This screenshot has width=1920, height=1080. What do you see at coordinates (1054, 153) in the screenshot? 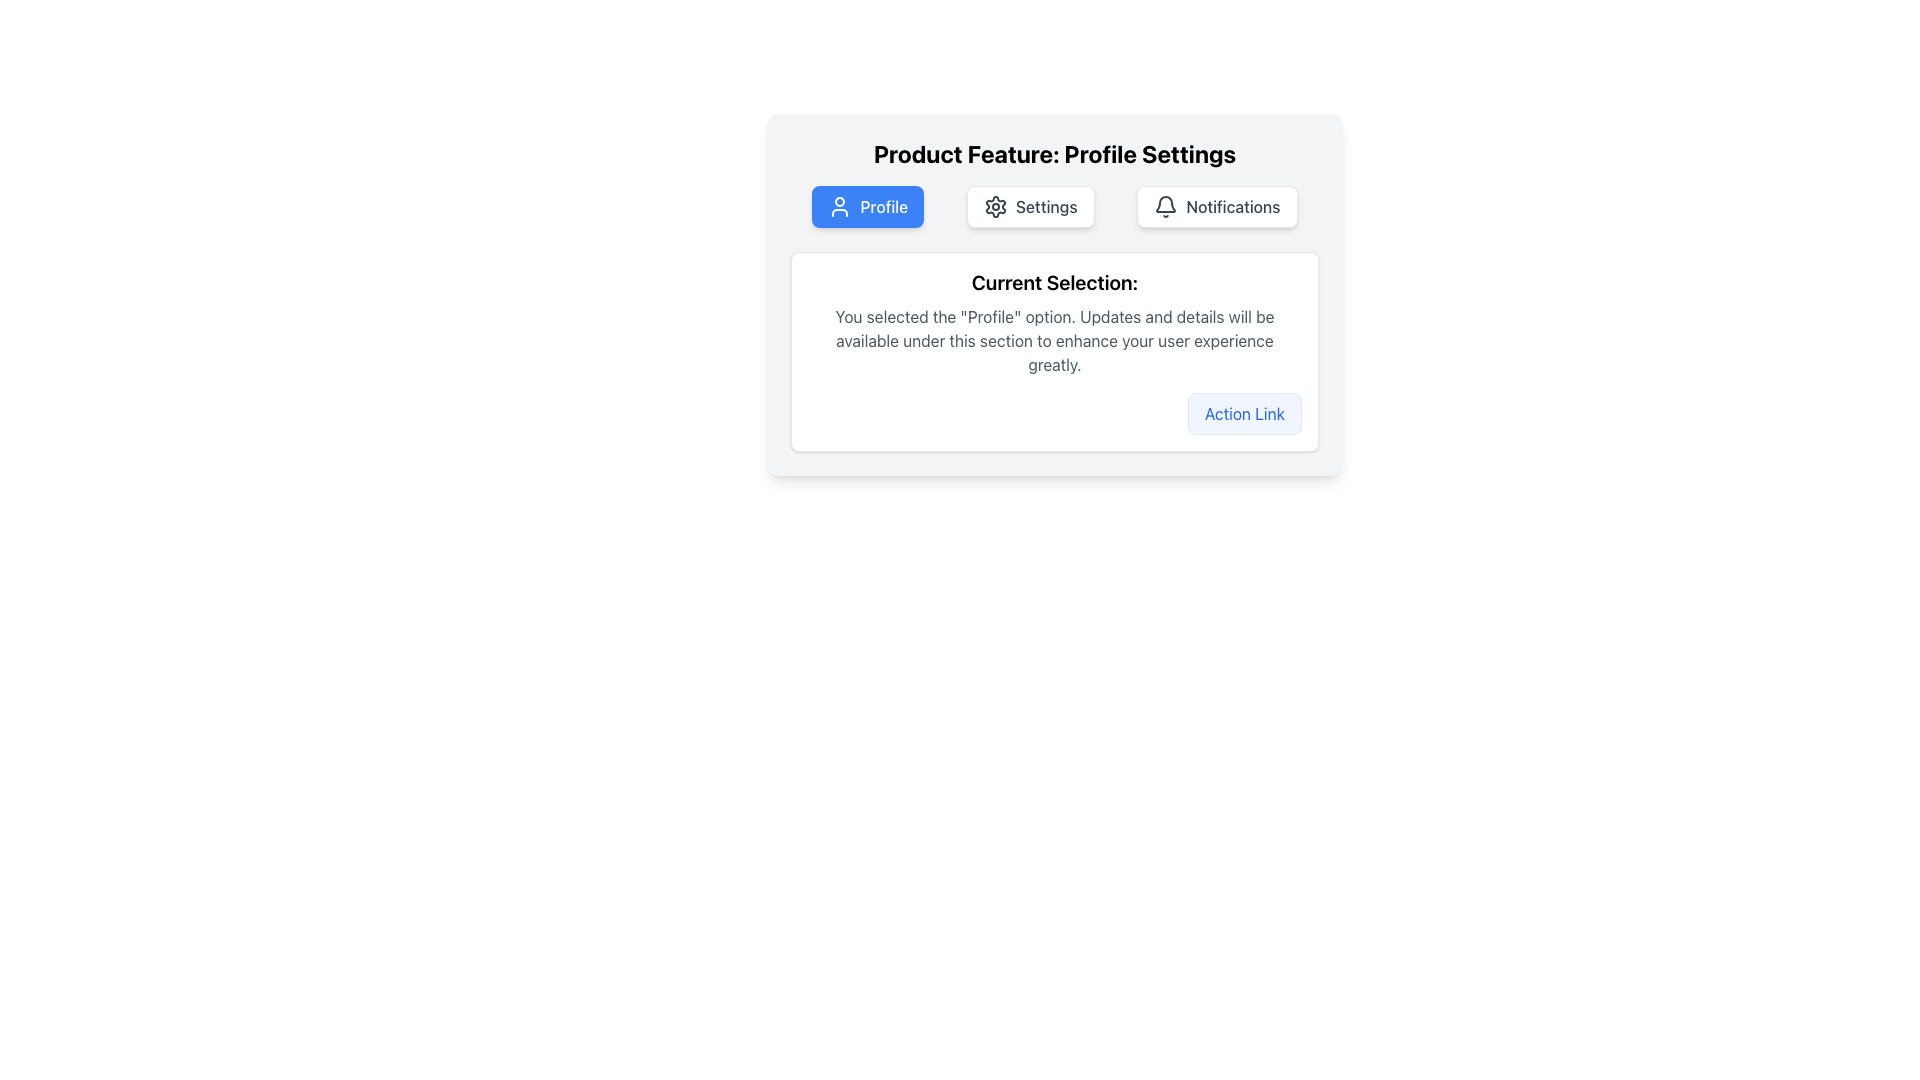
I see `the Text Display element that serves as the heading for 'Product Feature: Profile Settings', which is positioned at the top of the component and is centered horizontally` at bounding box center [1054, 153].